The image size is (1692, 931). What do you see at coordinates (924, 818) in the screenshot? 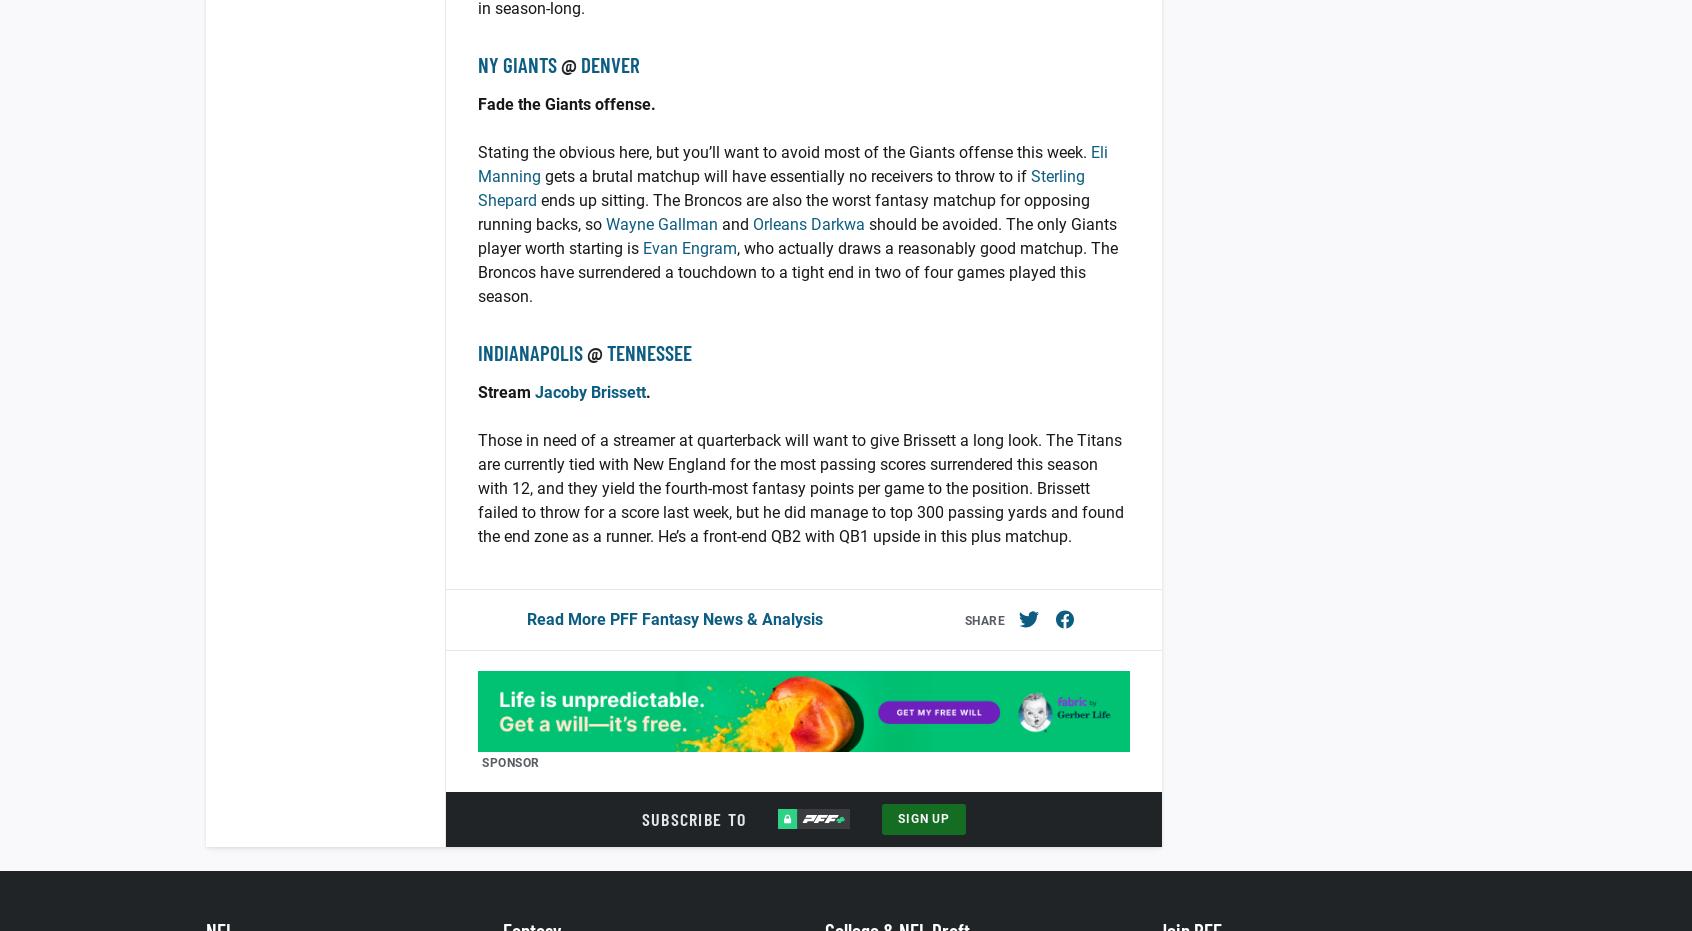
I see `'Sign Up'` at bounding box center [924, 818].